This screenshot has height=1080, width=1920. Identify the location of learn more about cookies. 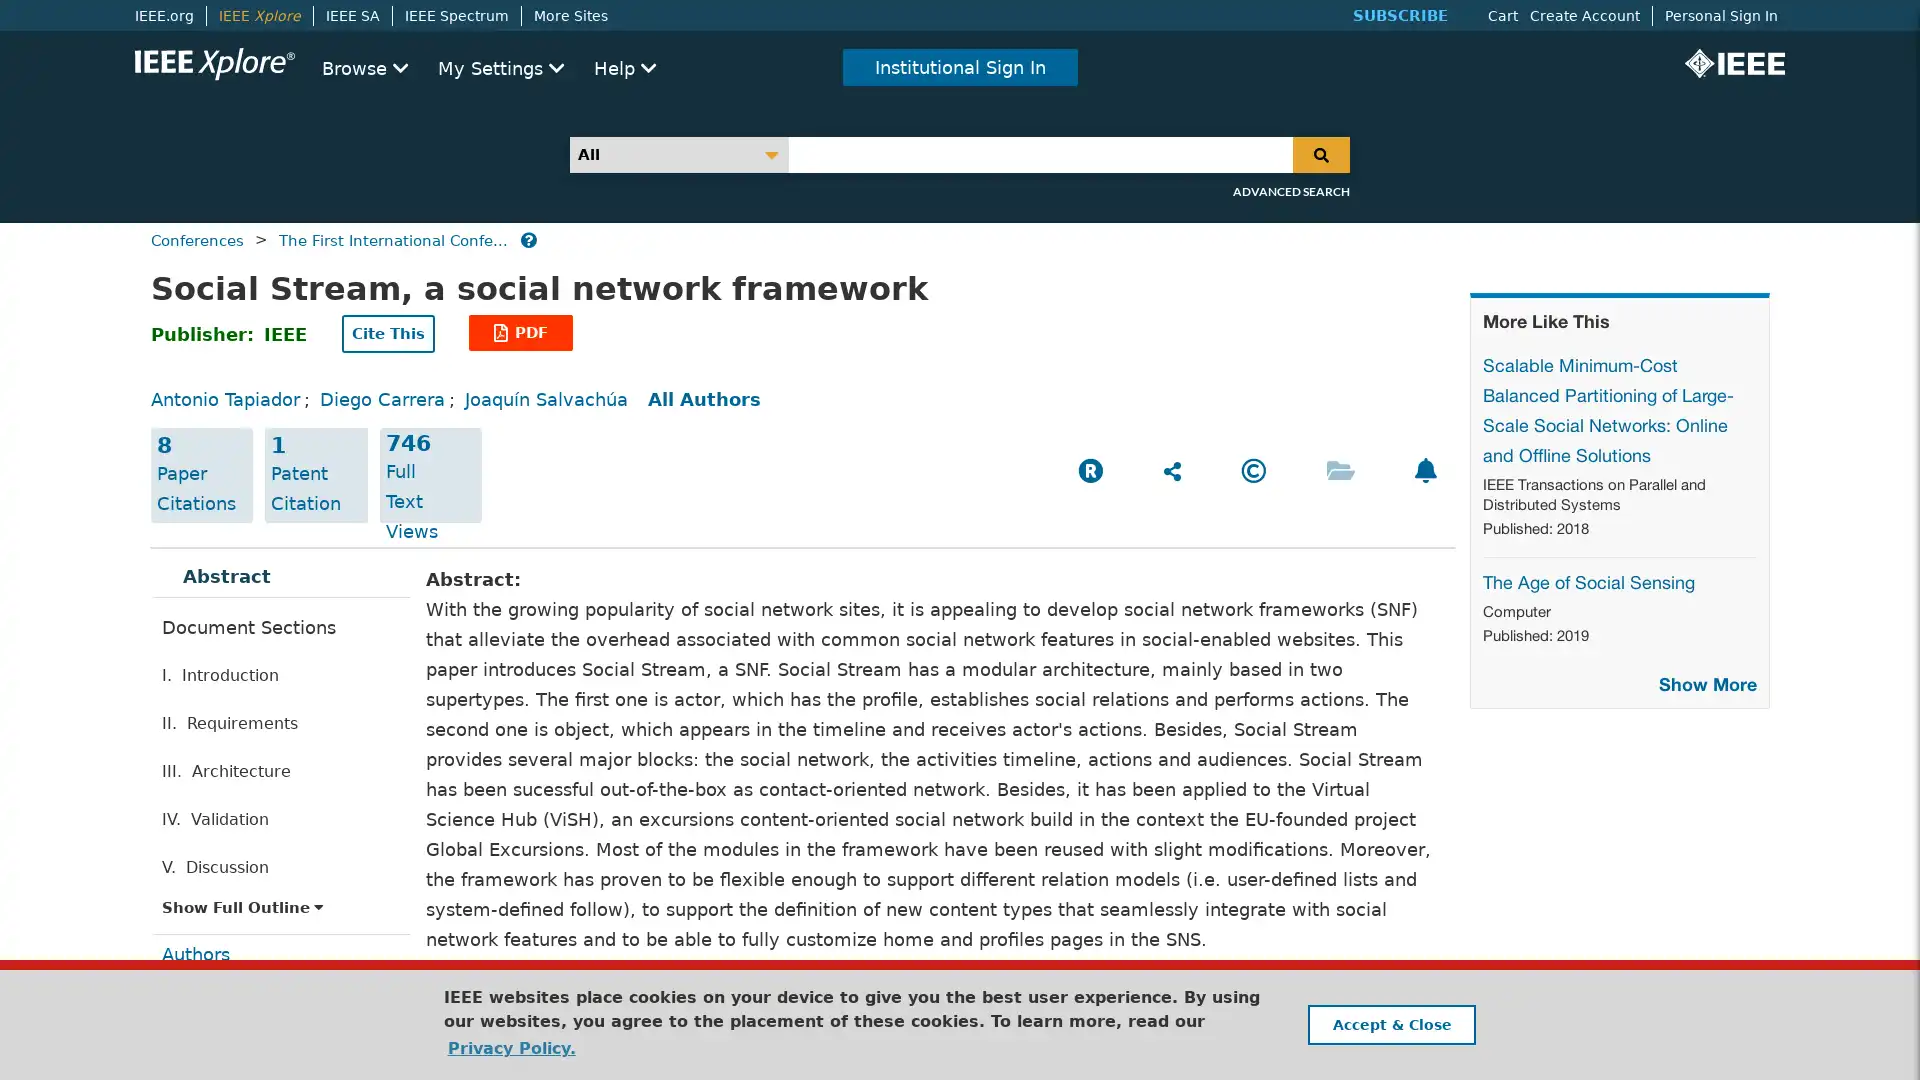
(510, 1047).